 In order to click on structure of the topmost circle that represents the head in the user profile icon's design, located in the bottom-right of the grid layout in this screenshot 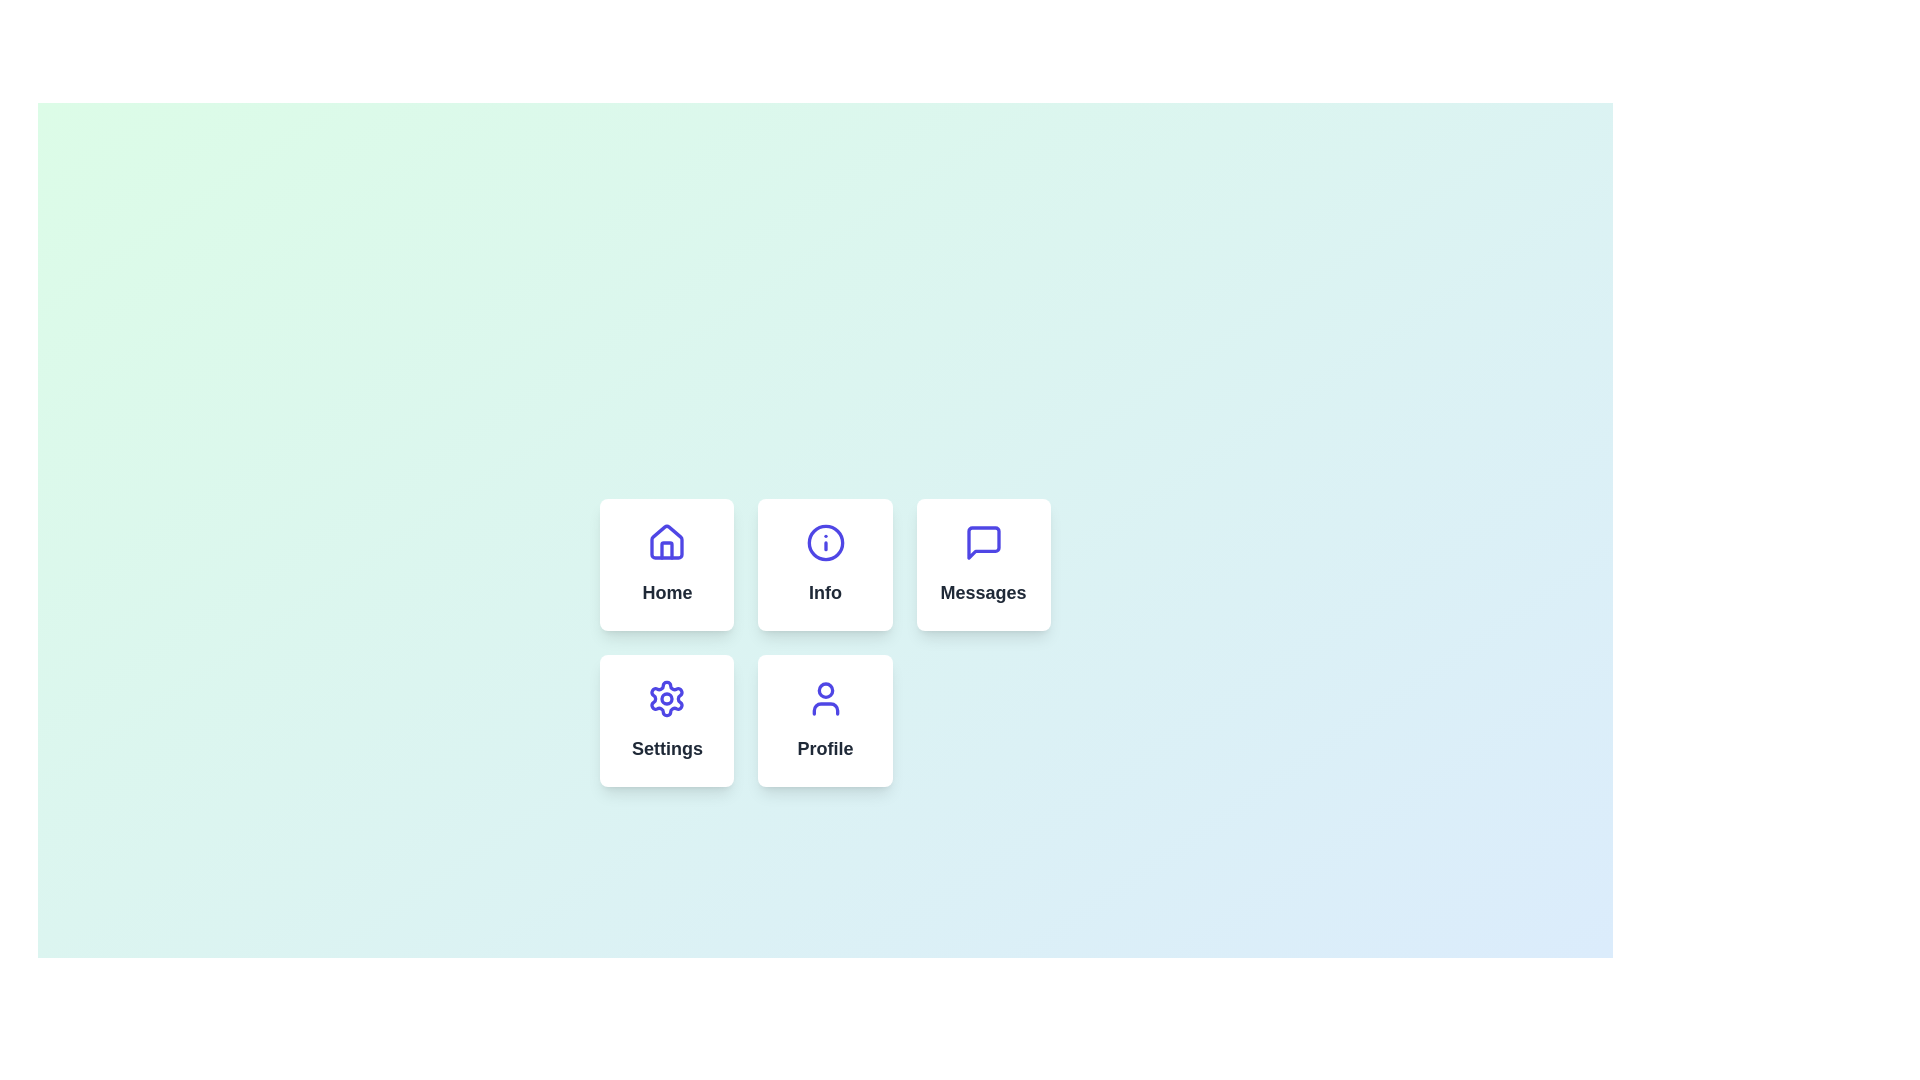, I will do `click(825, 689)`.